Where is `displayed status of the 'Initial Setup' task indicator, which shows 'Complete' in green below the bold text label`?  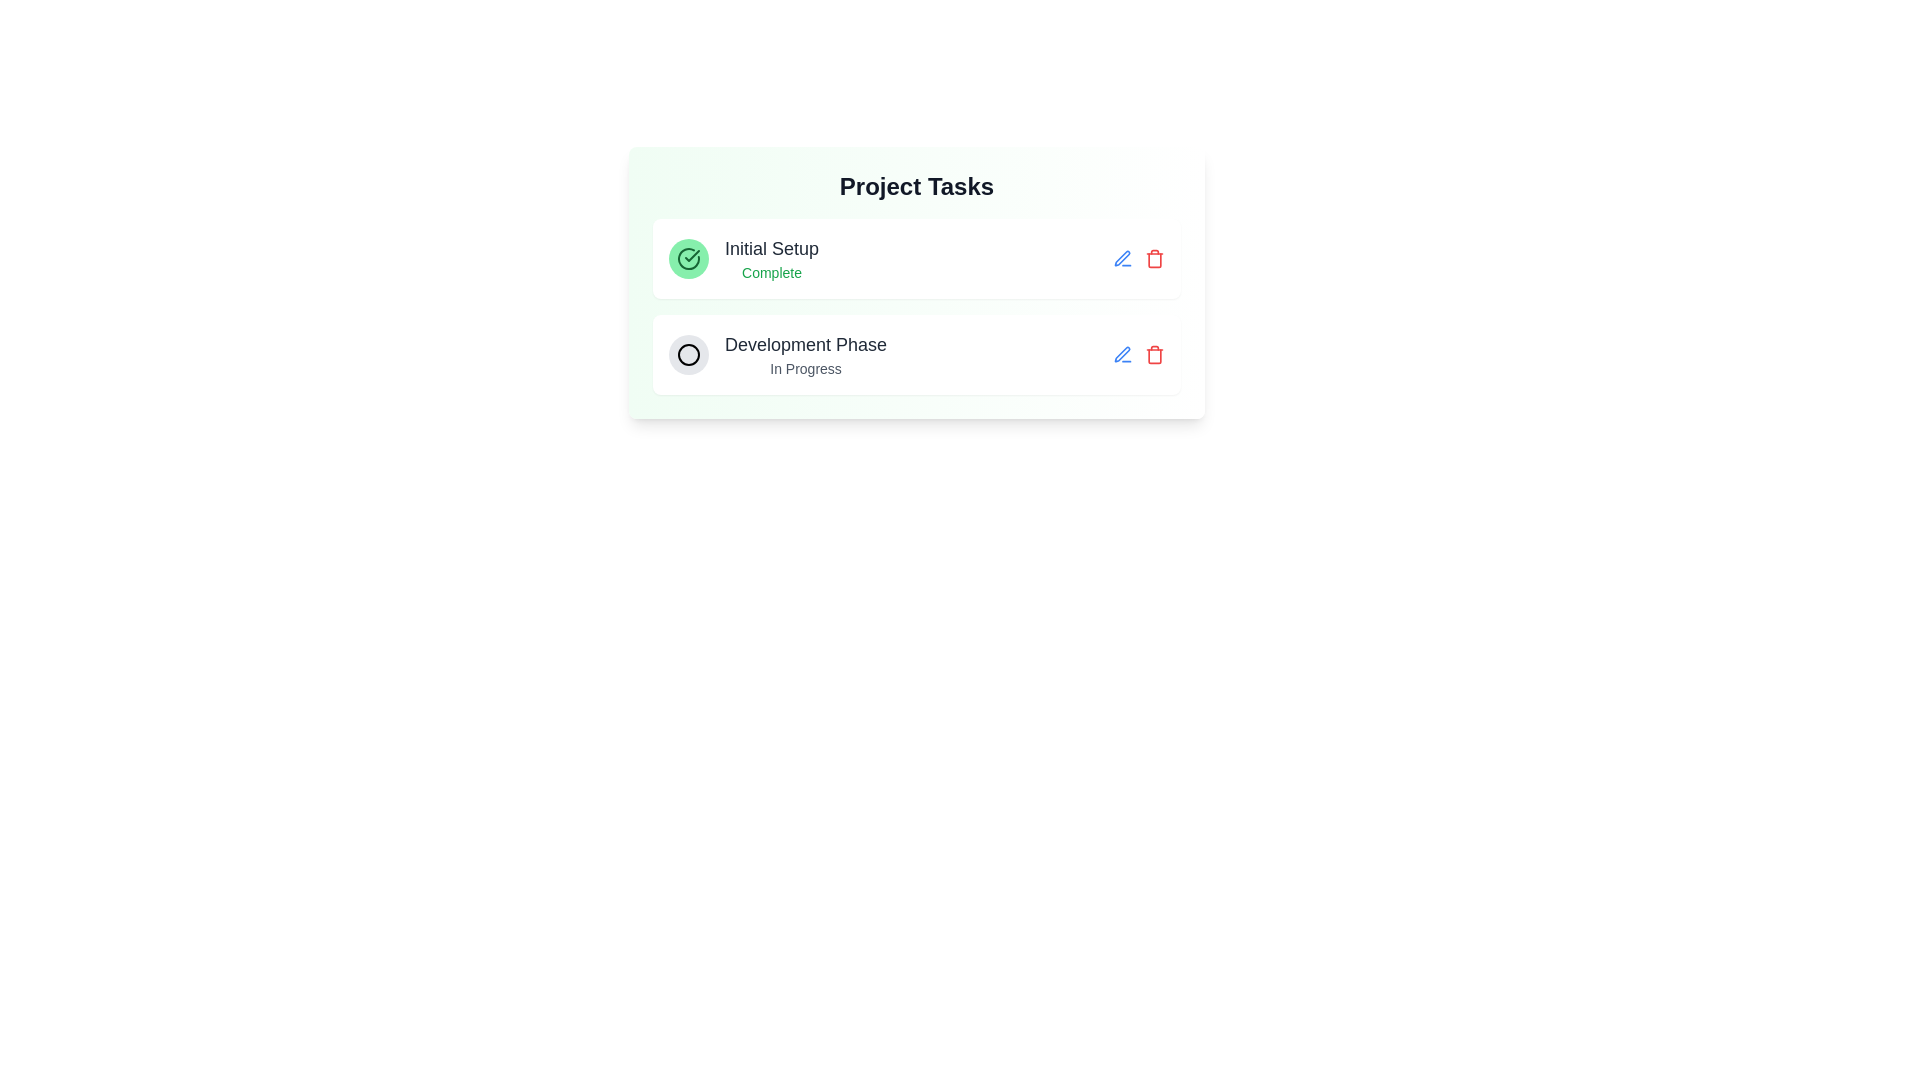
displayed status of the 'Initial Setup' task indicator, which shows 'Complete' in green below the bold text label is located at coordinates (743, 257).